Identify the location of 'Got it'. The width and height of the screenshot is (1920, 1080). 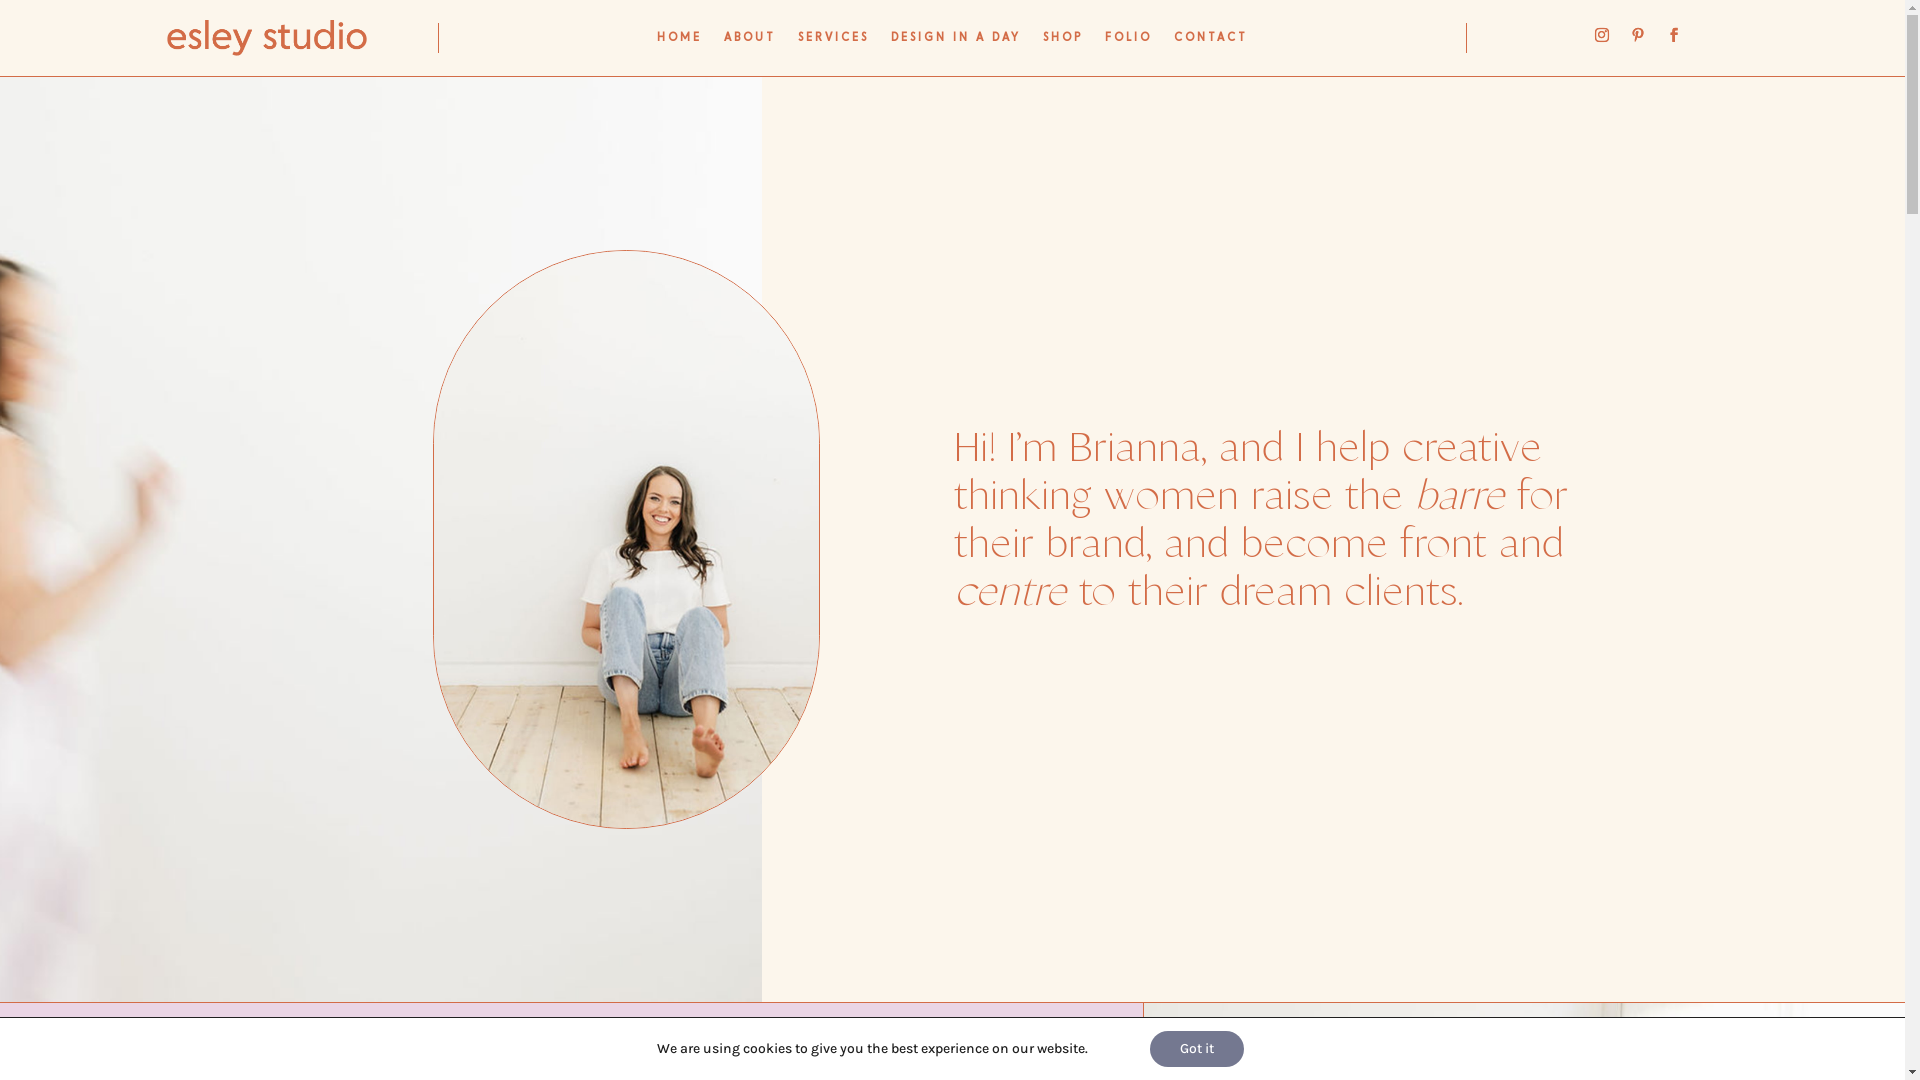
(1196, 1048).